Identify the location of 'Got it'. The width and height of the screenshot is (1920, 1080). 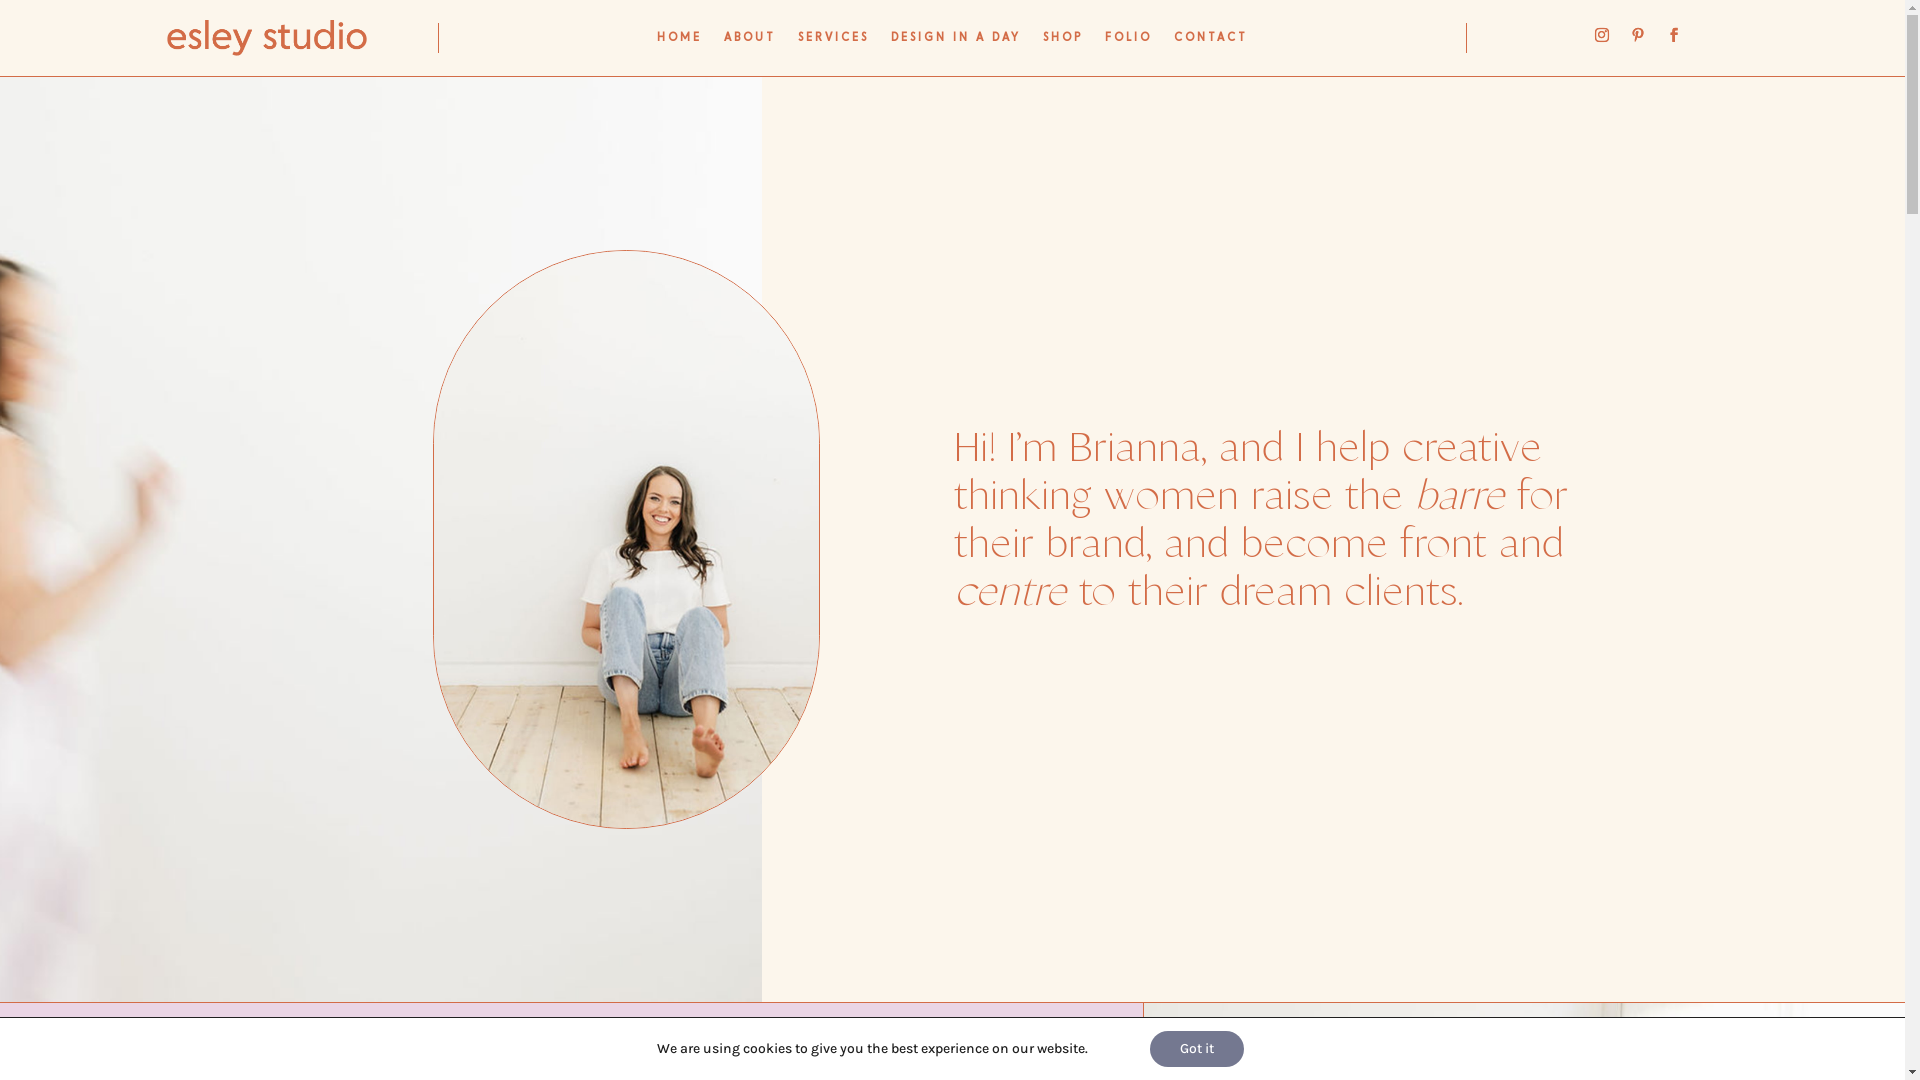
(1196, 1048).